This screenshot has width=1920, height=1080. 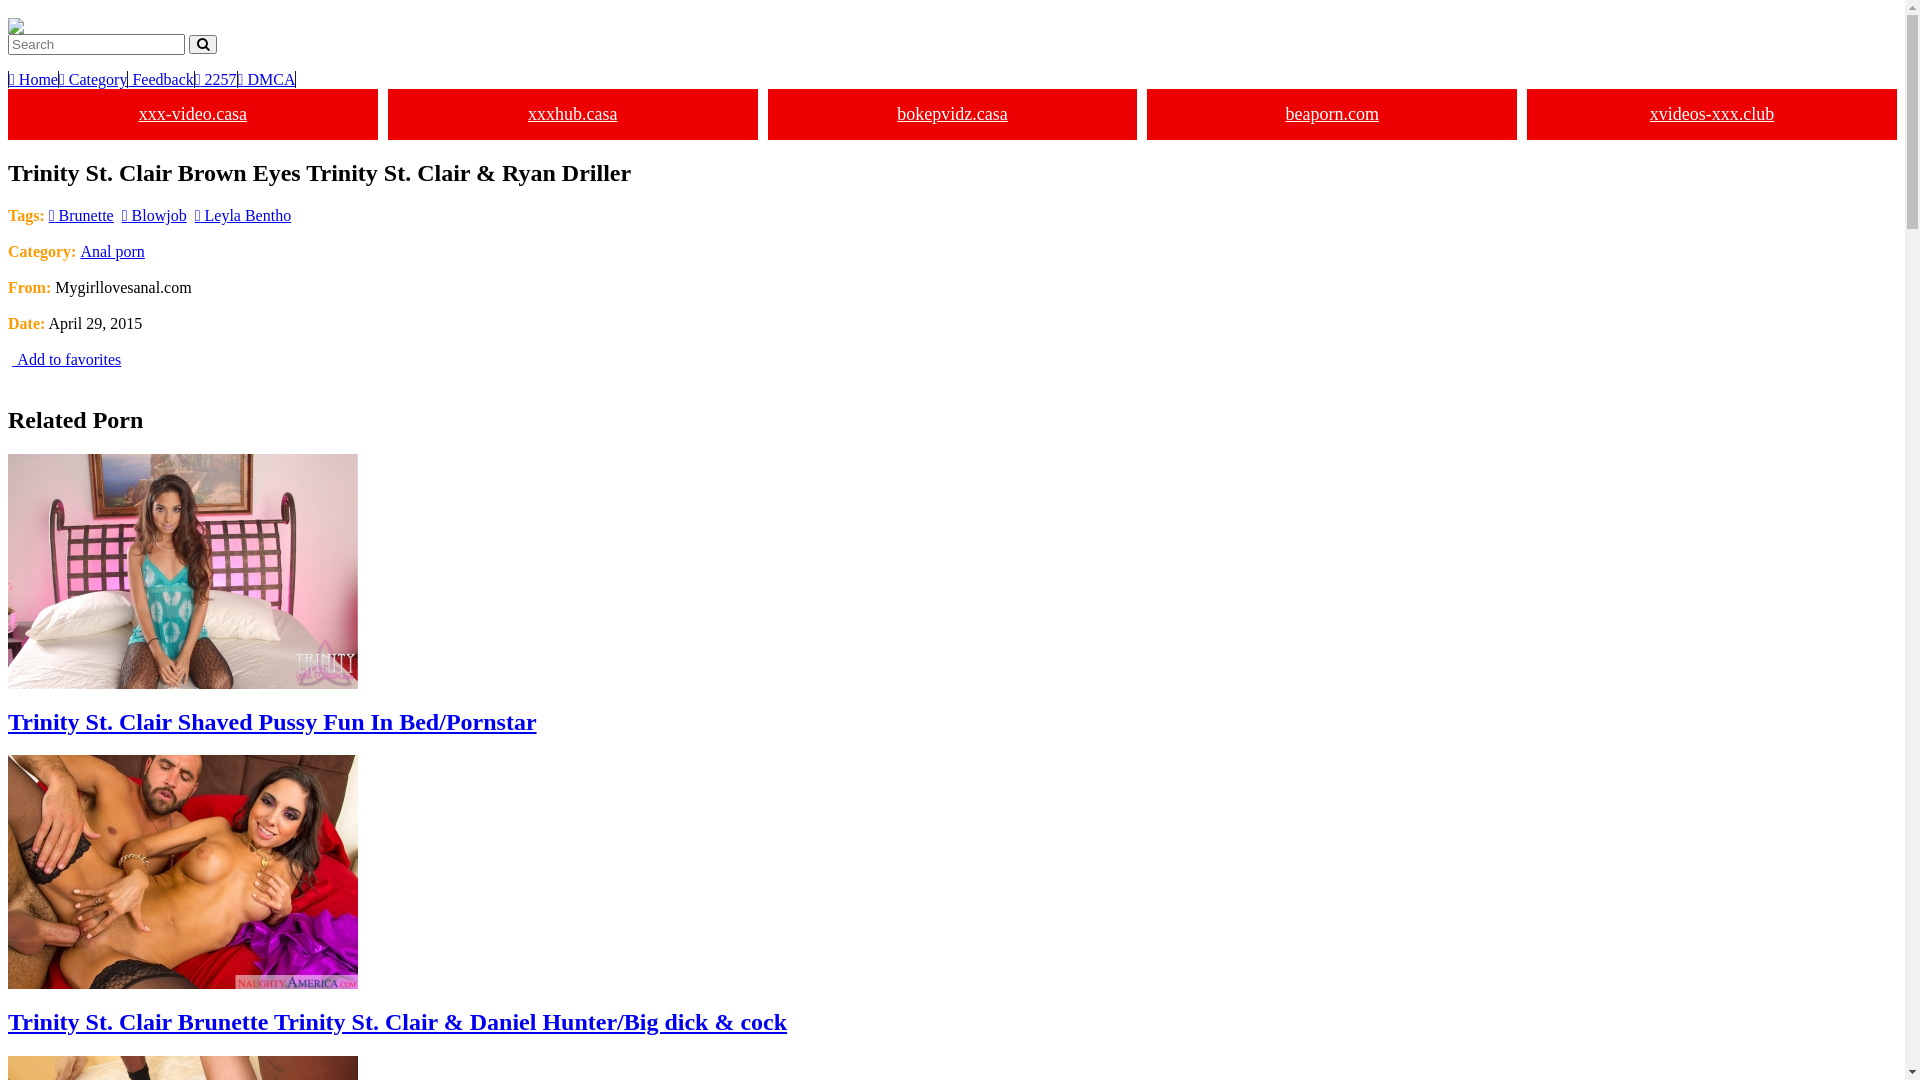 I want to click on 'Leyla Bentho', so click(x=242, y=215).